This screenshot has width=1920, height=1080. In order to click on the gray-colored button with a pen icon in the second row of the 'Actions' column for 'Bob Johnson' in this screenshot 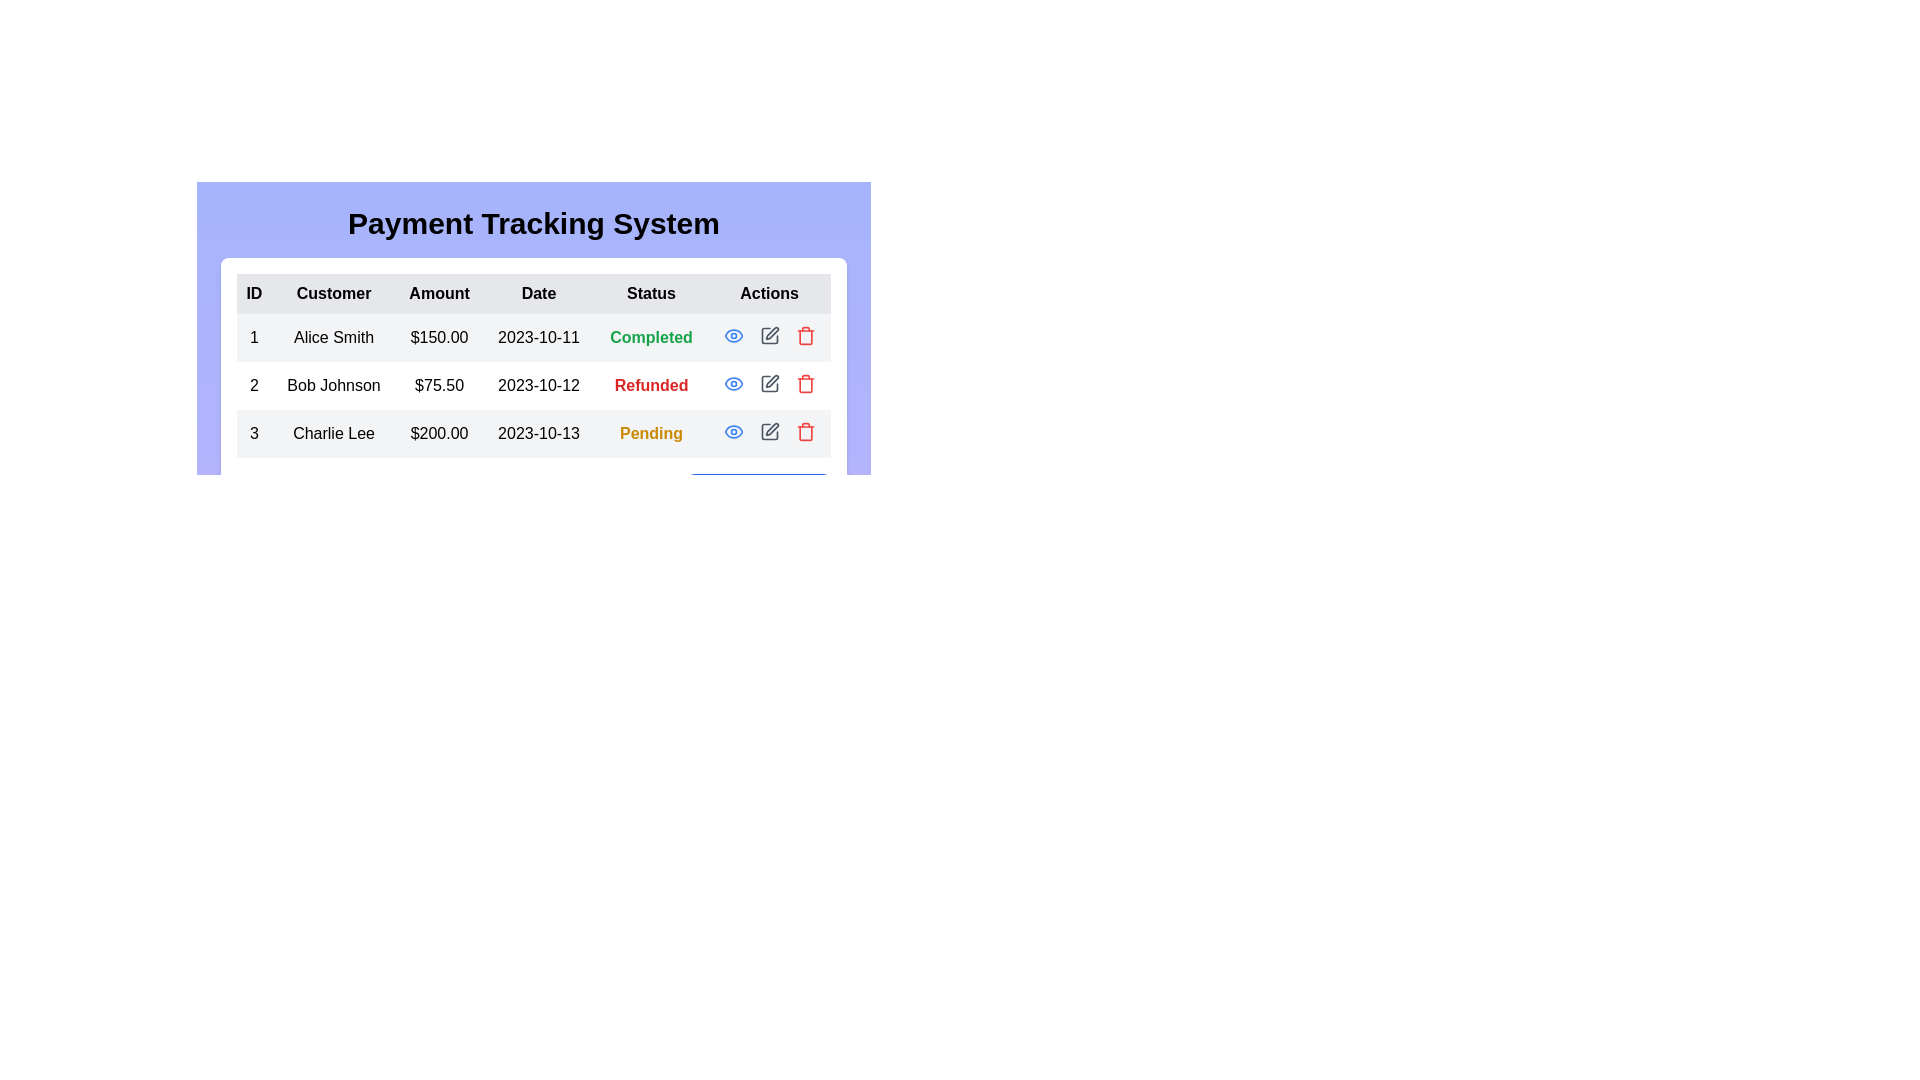, I will do `click(768, 334)`.